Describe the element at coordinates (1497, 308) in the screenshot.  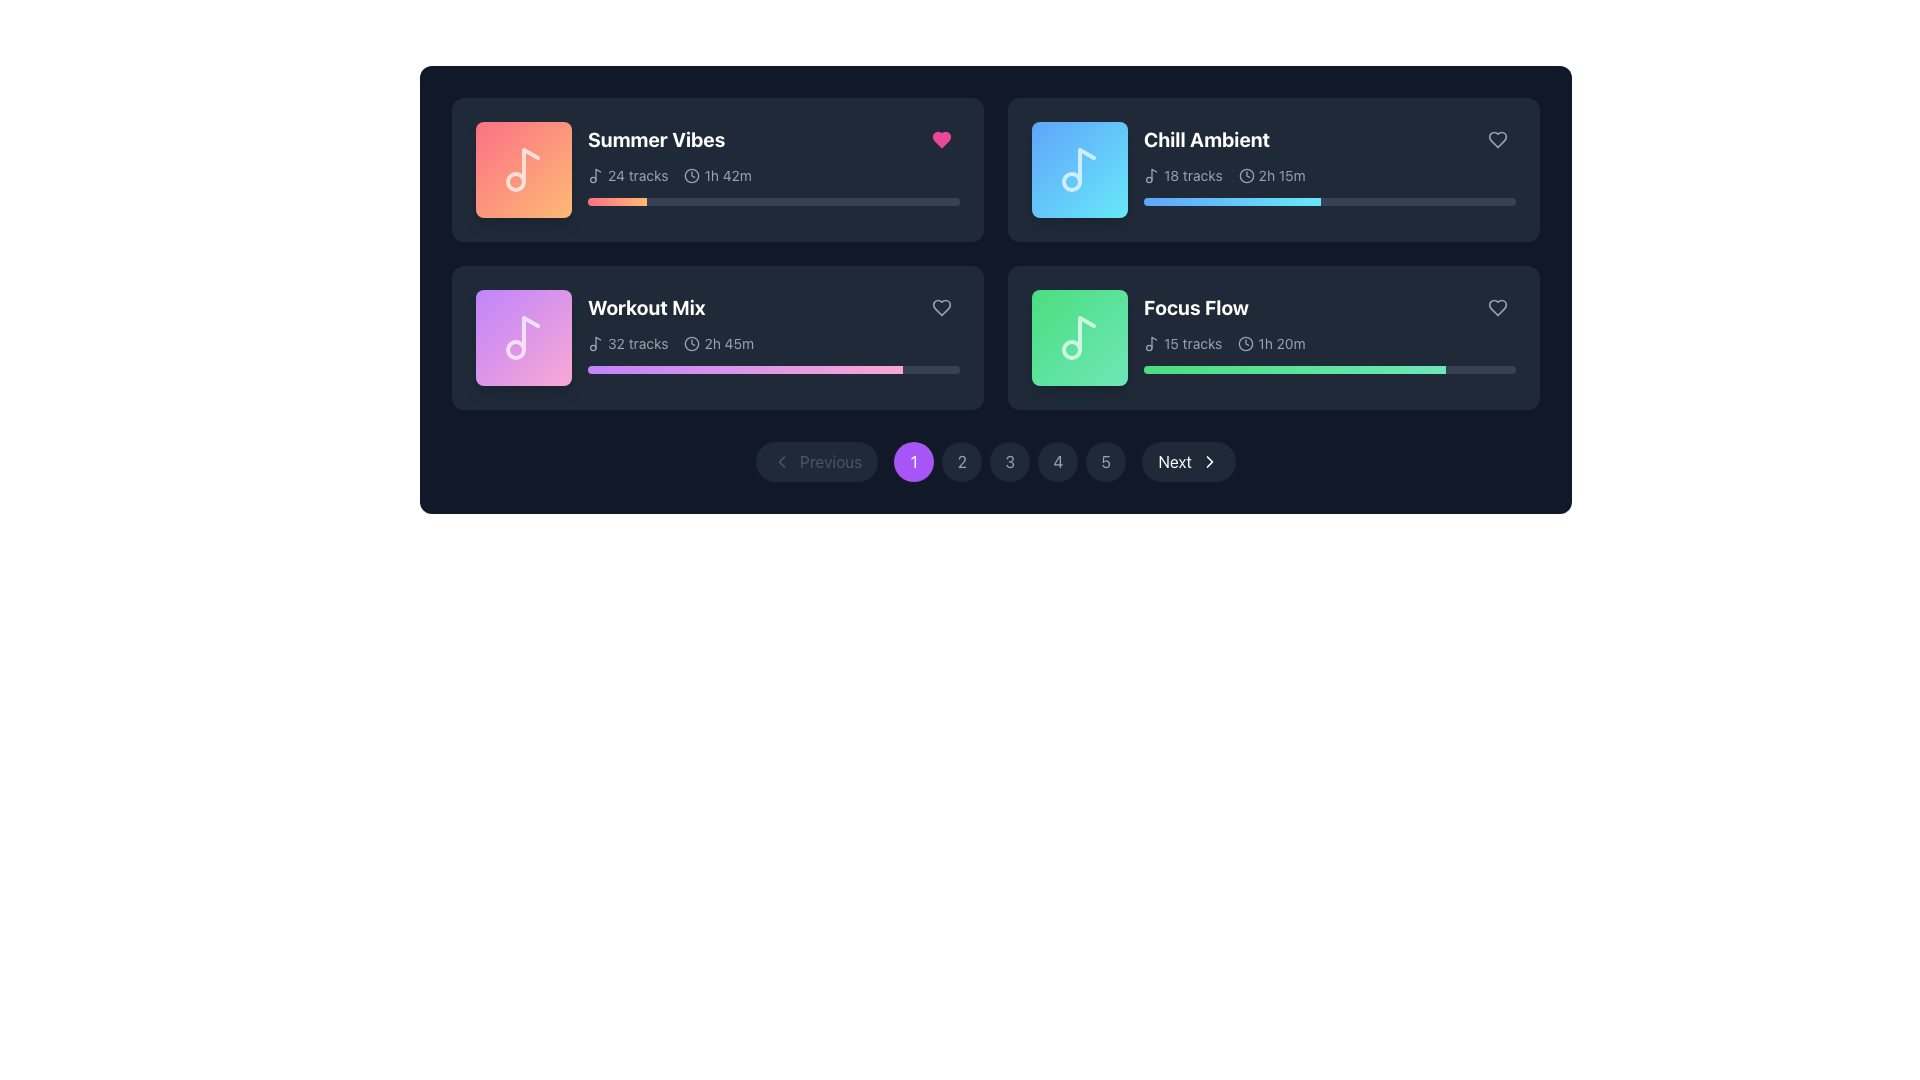
I see `the heart icon located in the top-right corner of the 'Focus Flow' card` at that location.